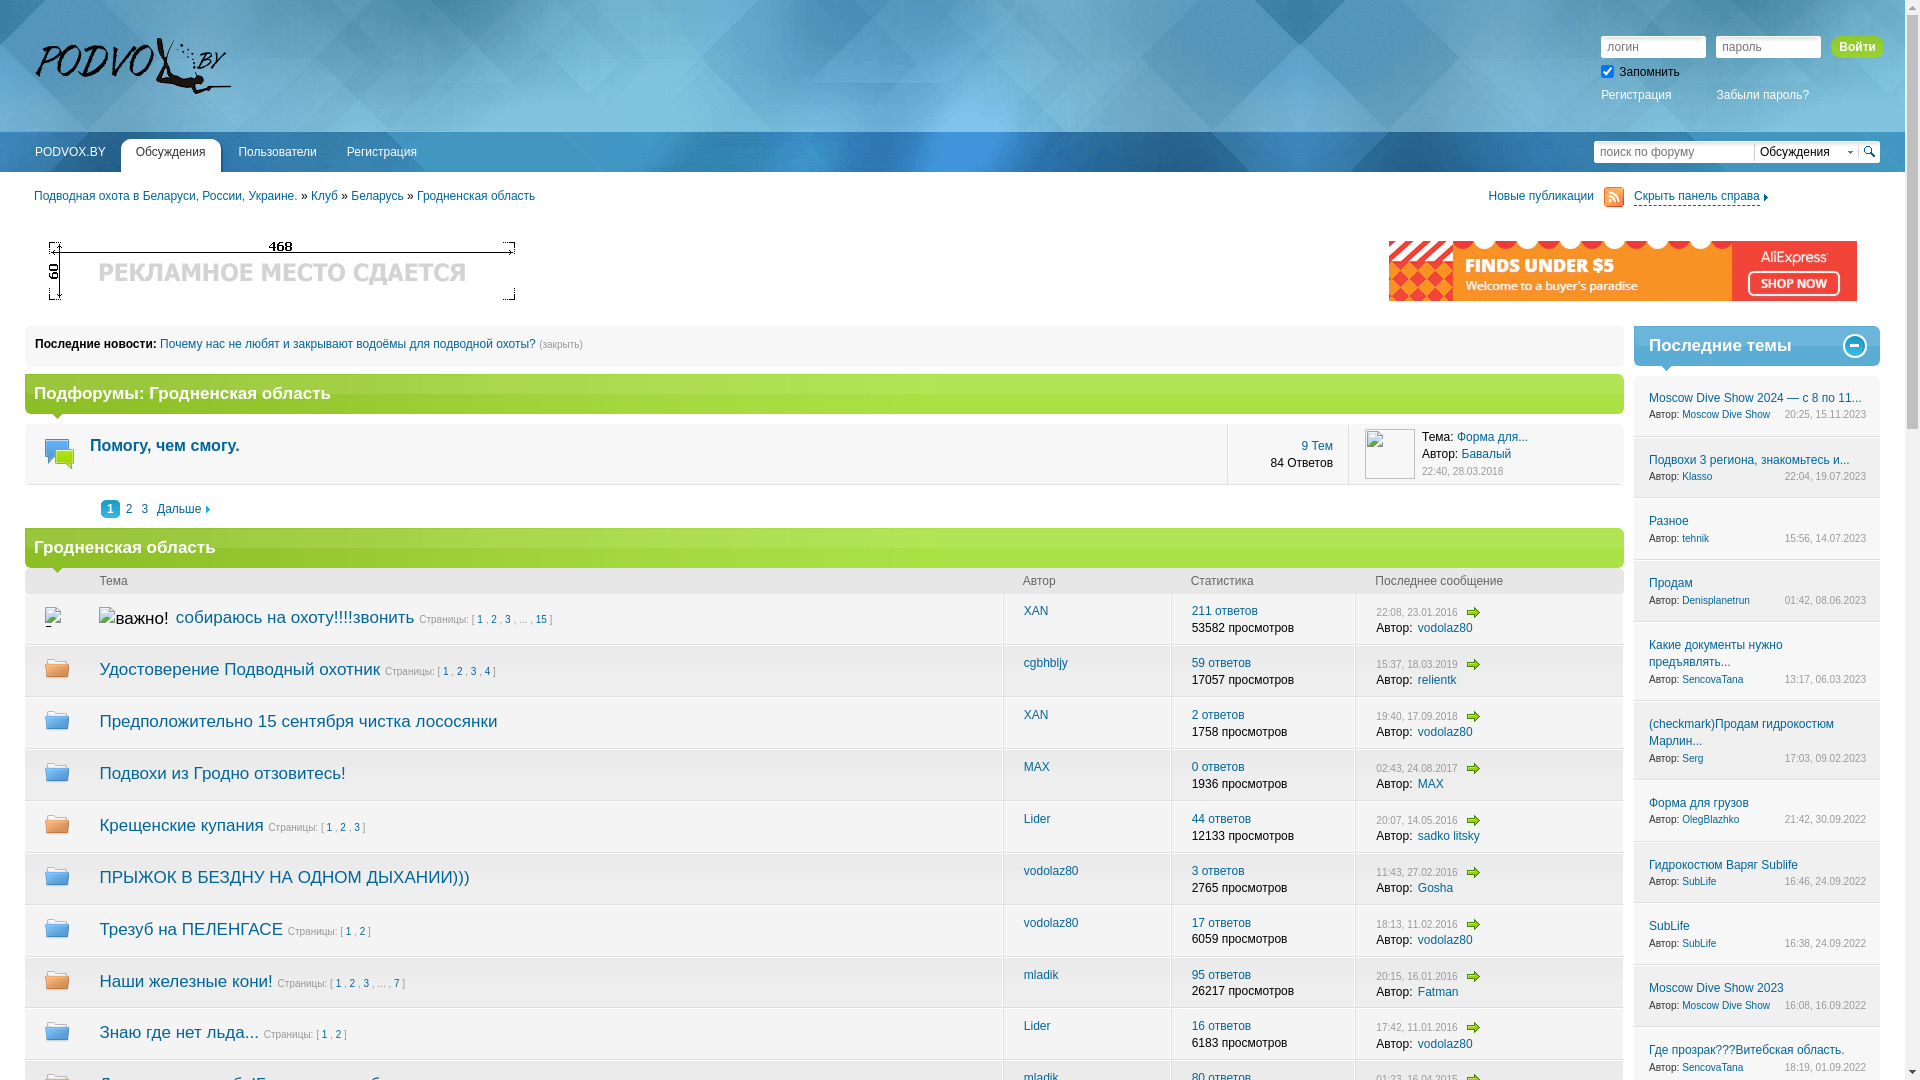 This screenshot has width=1920, height=1080. I want to click on 'PODVOX.BY', so click(34, 154).